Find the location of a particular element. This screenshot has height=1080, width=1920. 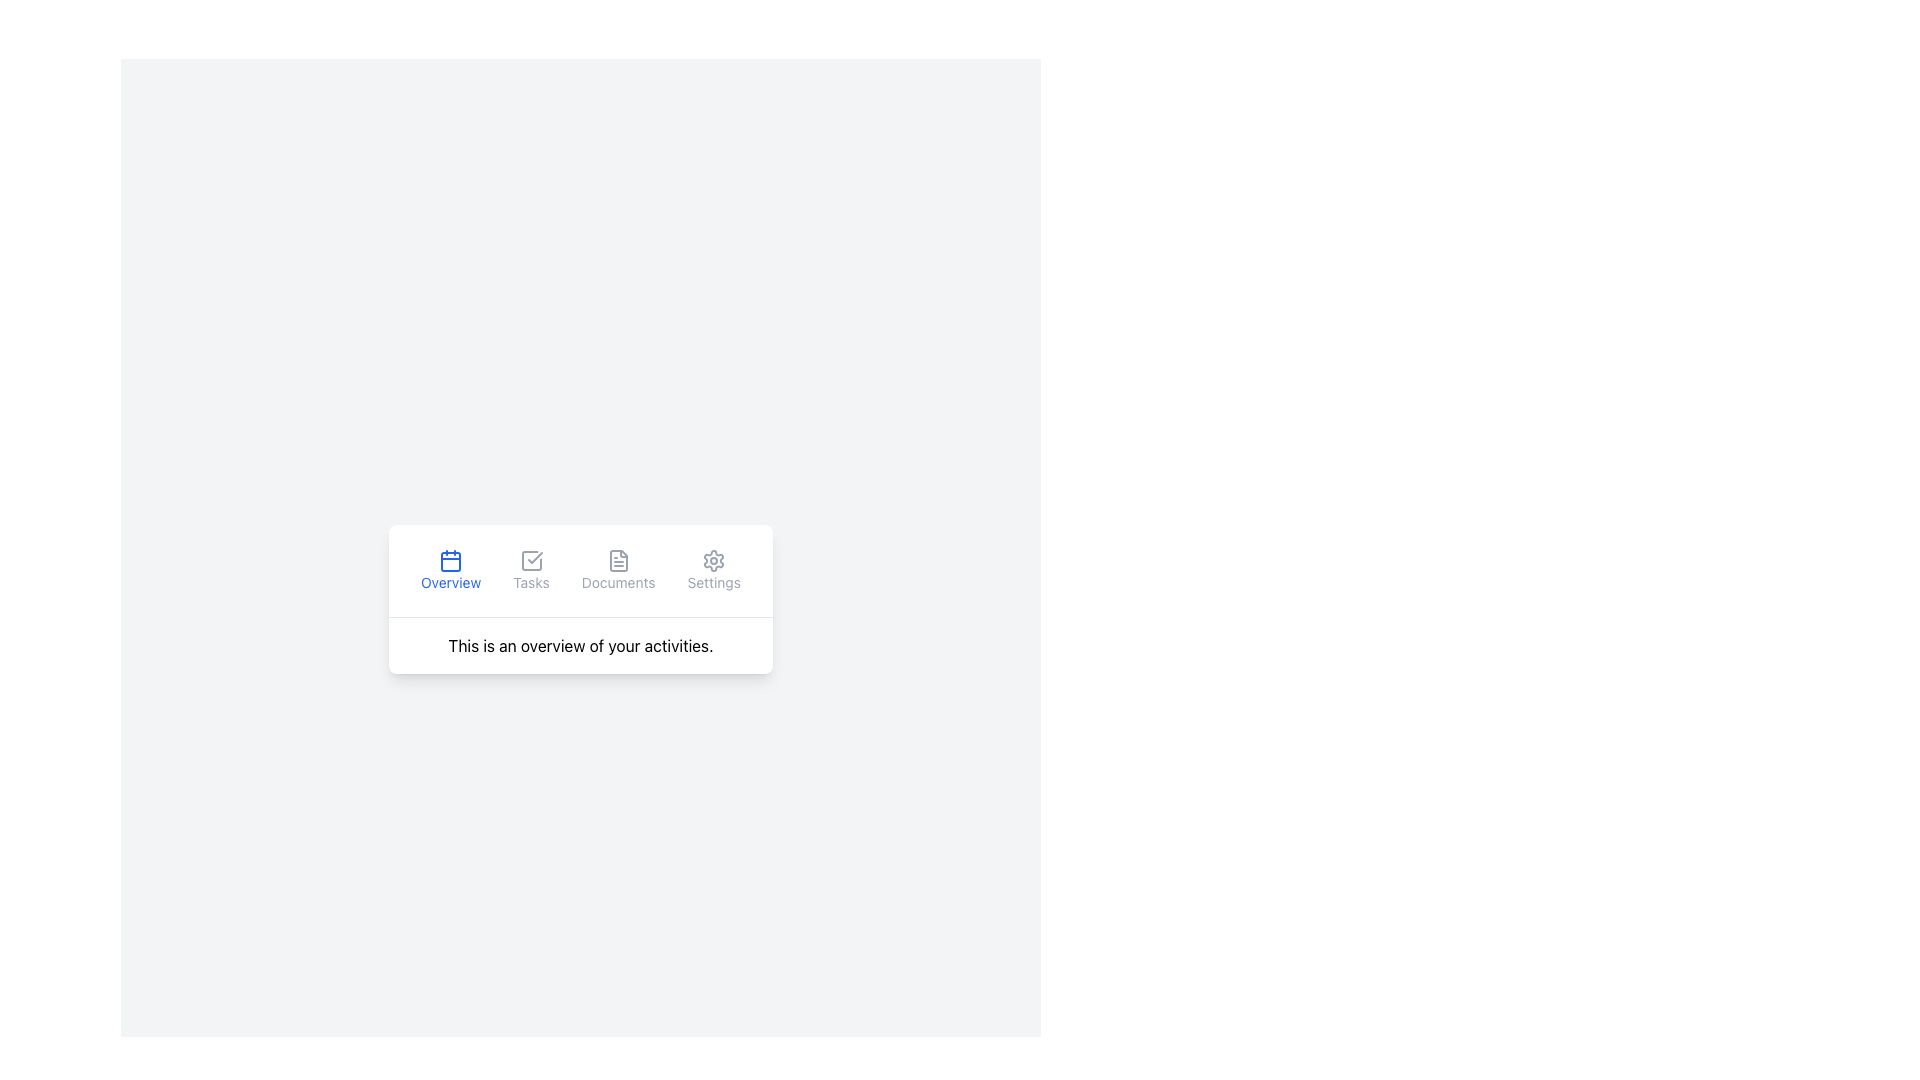

the 'Documents' icon in the bottom-centered navigation panel by clicking on it is located at coordinates (617, 560).